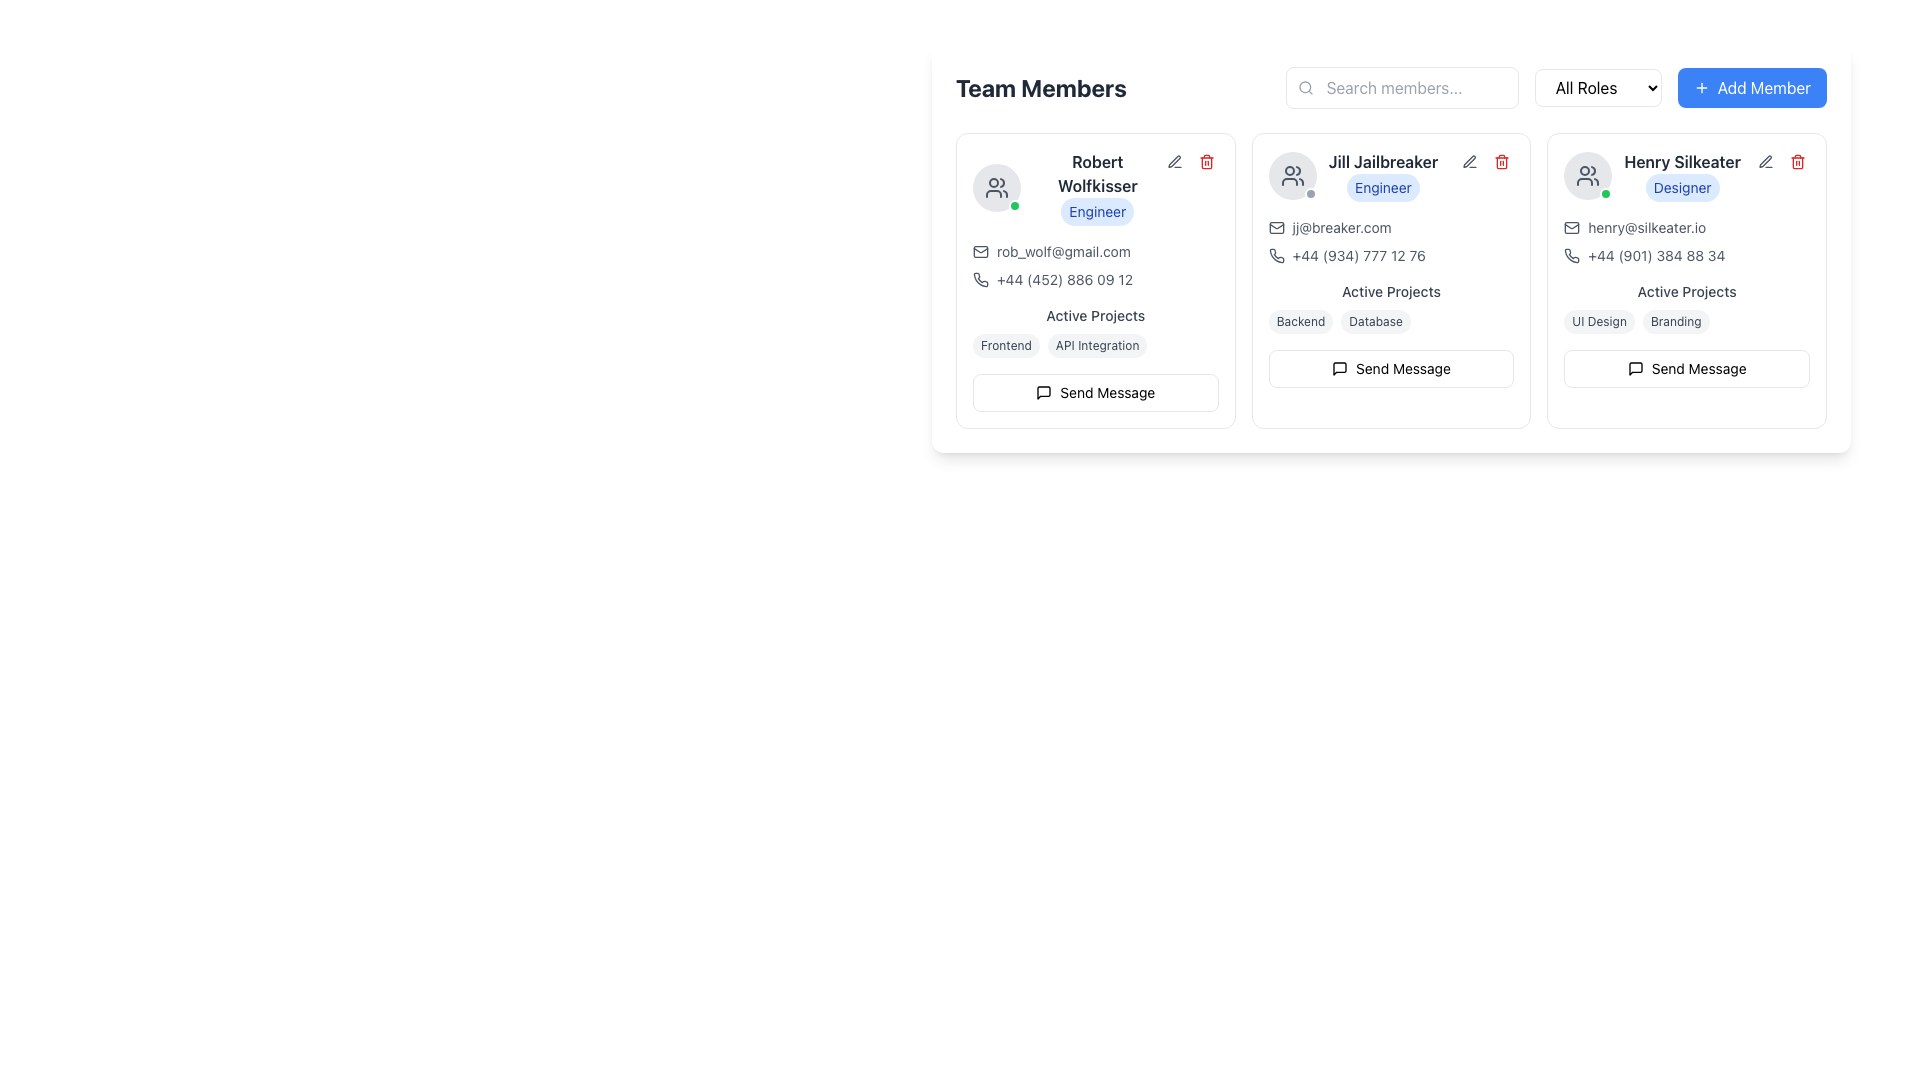 Image resolution: width=1920 pixels, height=1080 pixels. I want to click on the small circular indicator located in the bottom-right corner of the larger circular component within the profile card of a team member, so click(1310, 193).